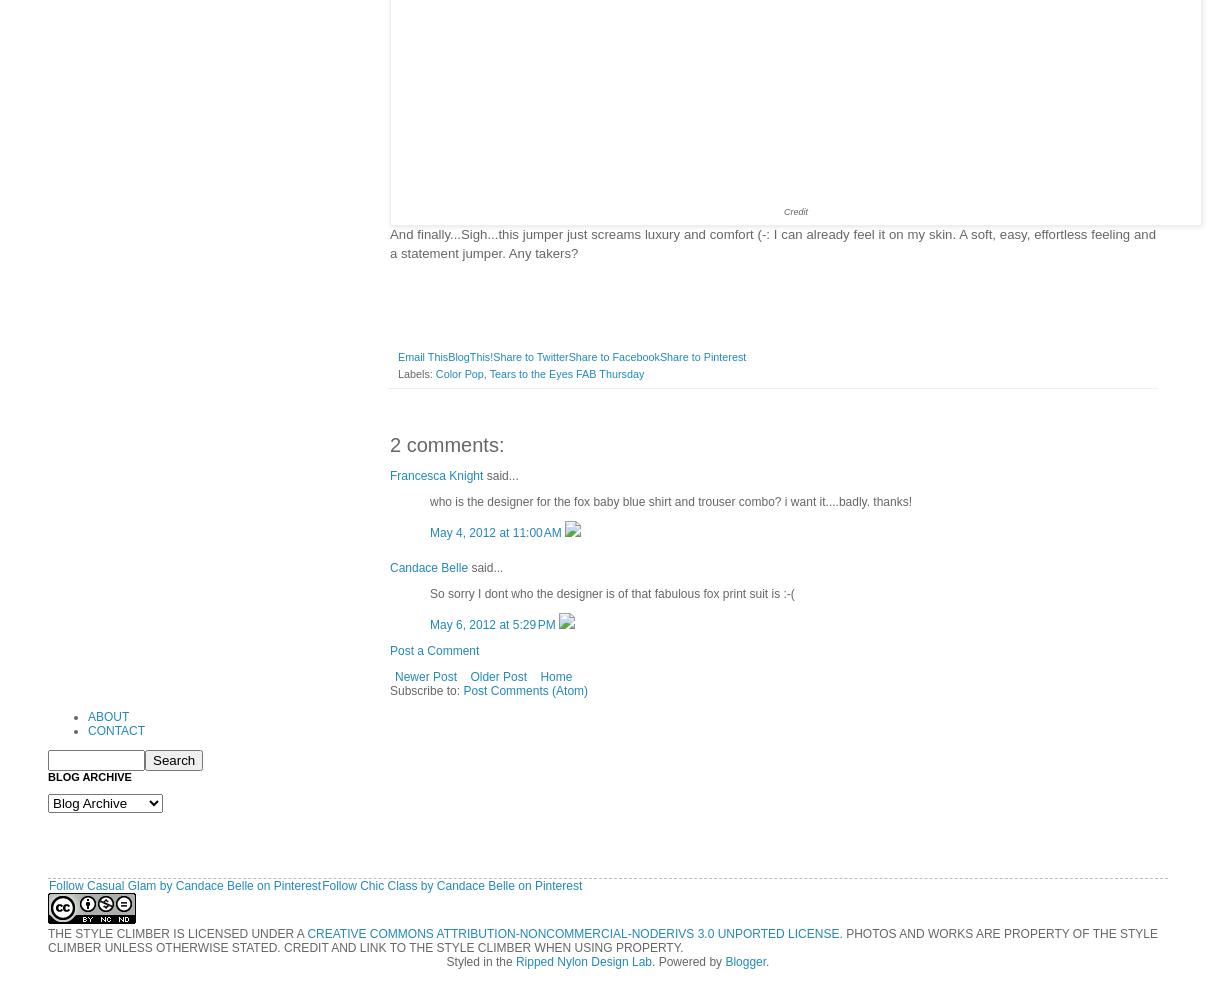 The width and height of the screenshot is (1228, 986). Describe the element at coordinates (702, 355) in the screenshot. I see `'Share to Pinterest'` at that location.